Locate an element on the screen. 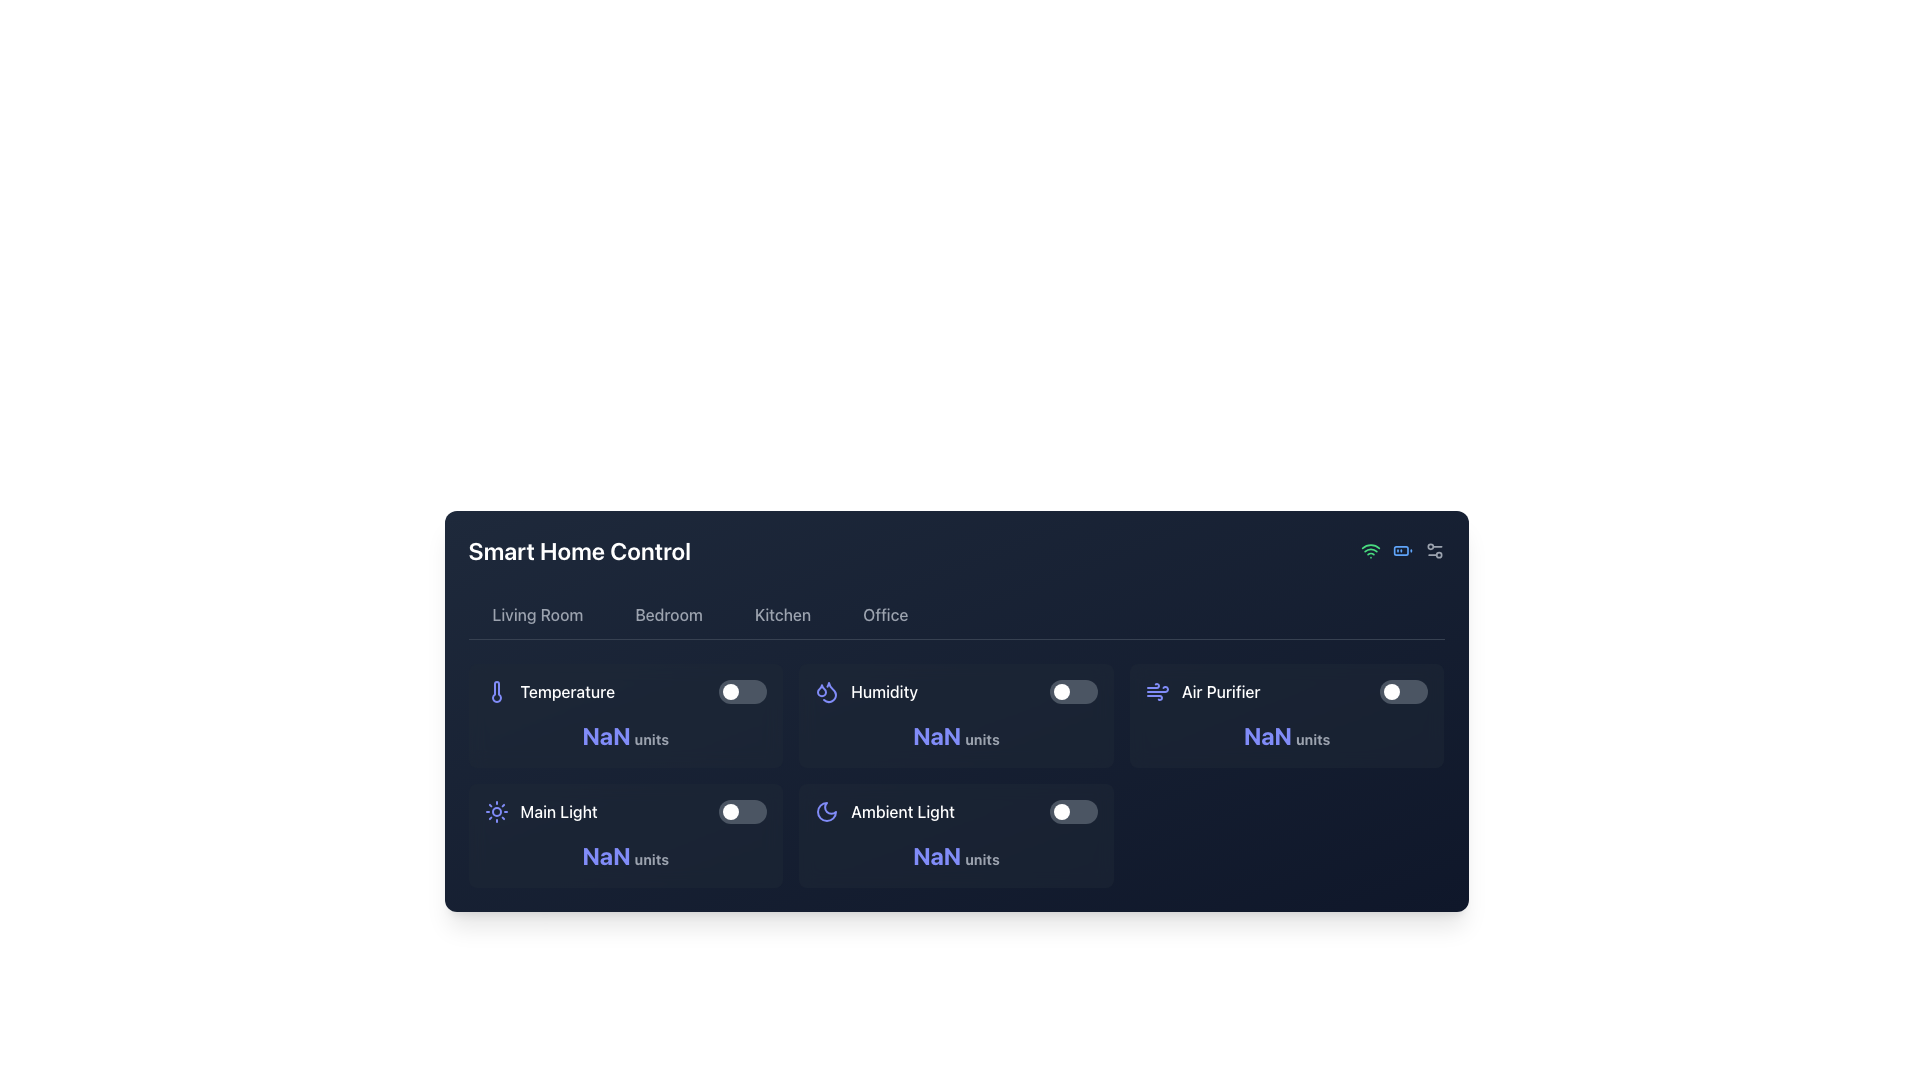 The width and height of the screenshot is (1920, 1080). the toggle switch in the control section to change the state of the 'Temperature' function is located at coordinates (742, 690).